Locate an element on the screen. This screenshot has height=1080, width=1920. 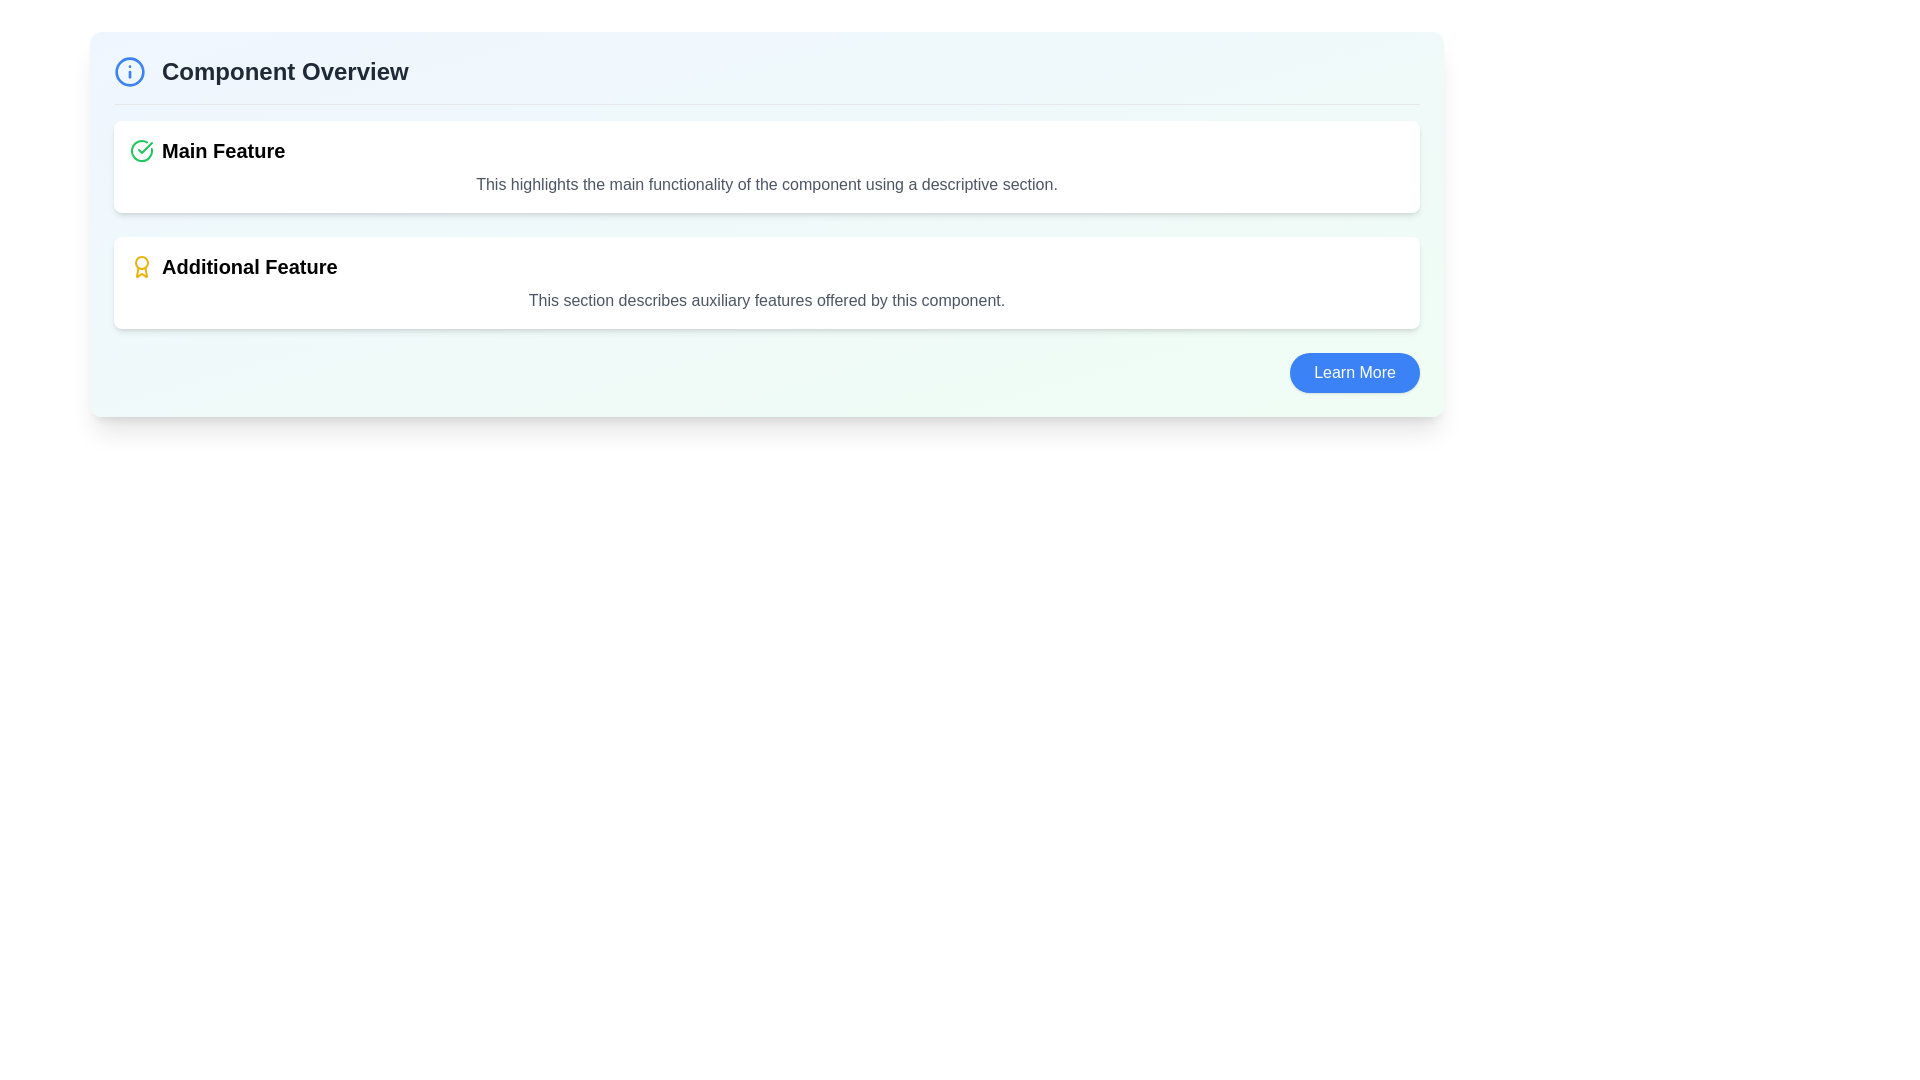
the status icon located in the top section of the interface, aligned to the left of the 'Main Feature' text label, to confirm its status is located at coordinates (141, 149).